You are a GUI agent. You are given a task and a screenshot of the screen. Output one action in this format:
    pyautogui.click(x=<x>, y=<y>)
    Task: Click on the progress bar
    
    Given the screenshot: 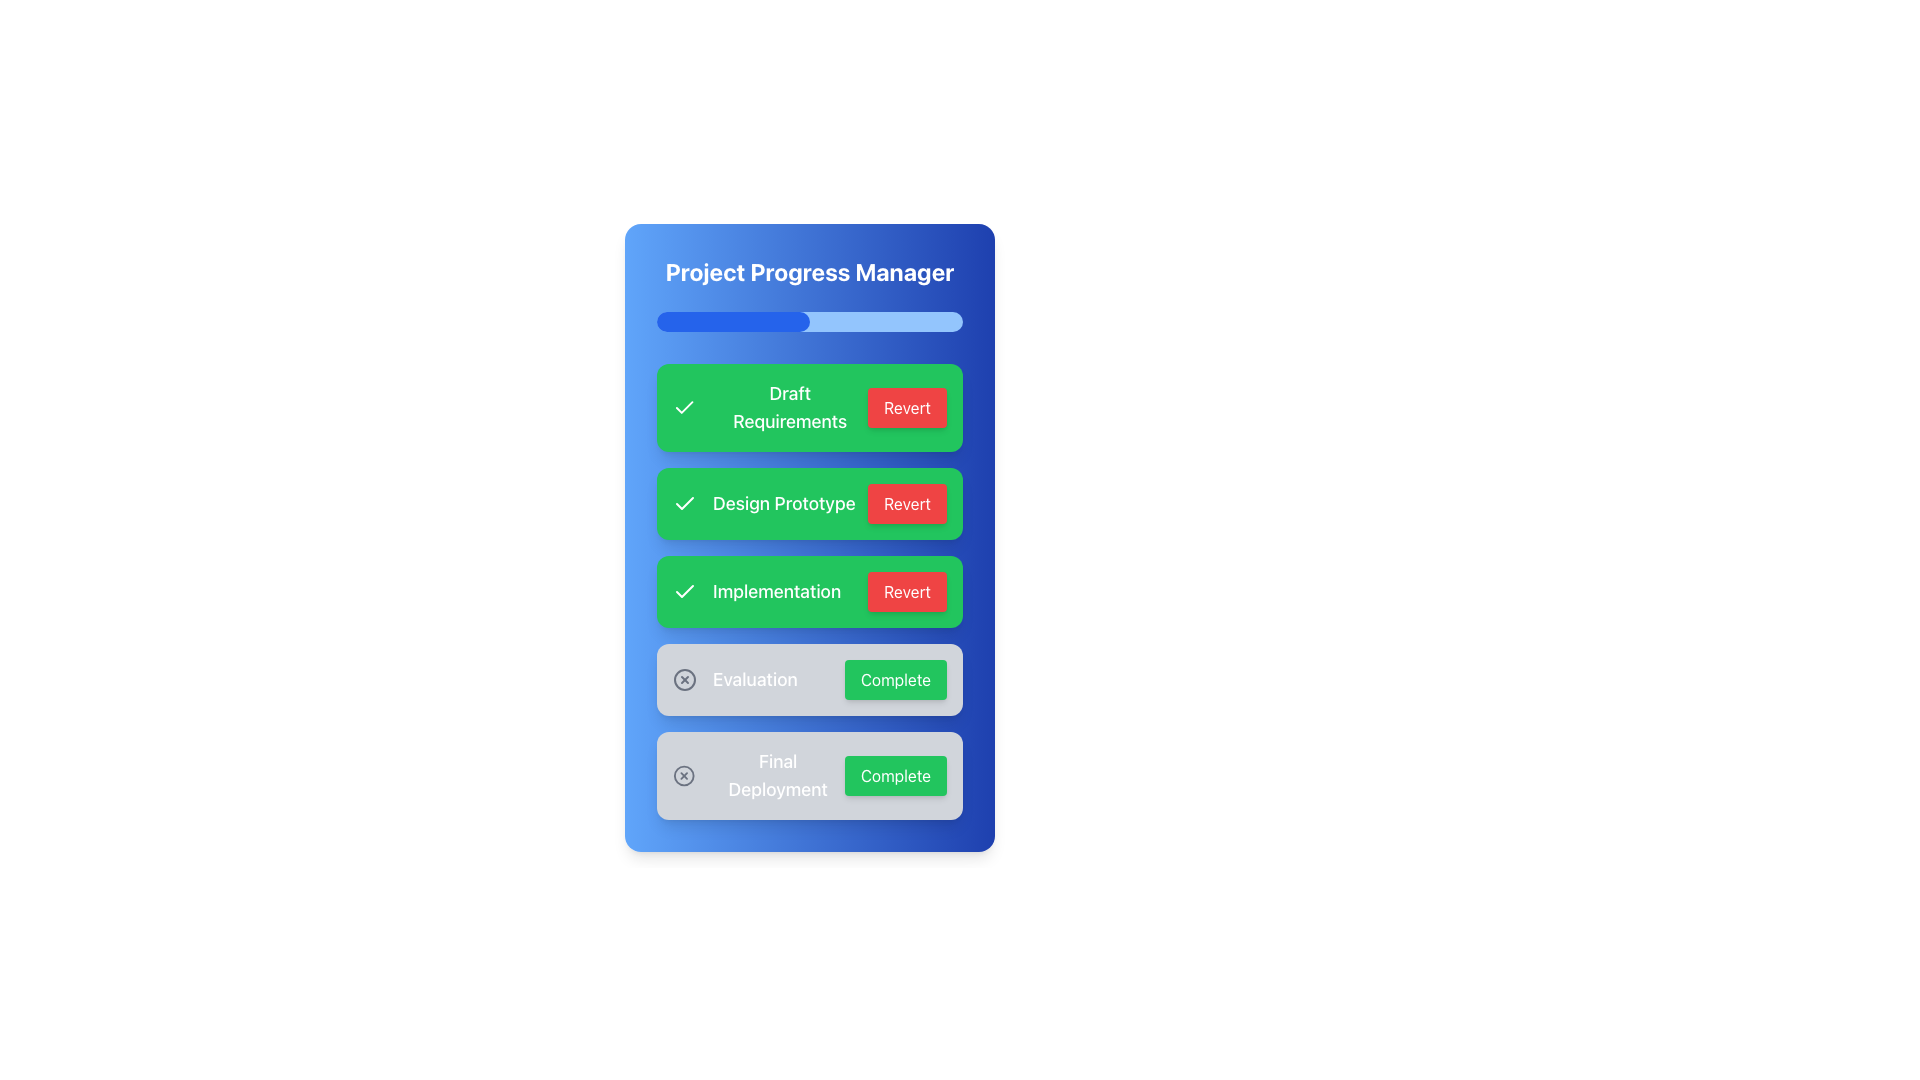 What is the action you would take?
    pyautogui.click(x=828, y=320)
    